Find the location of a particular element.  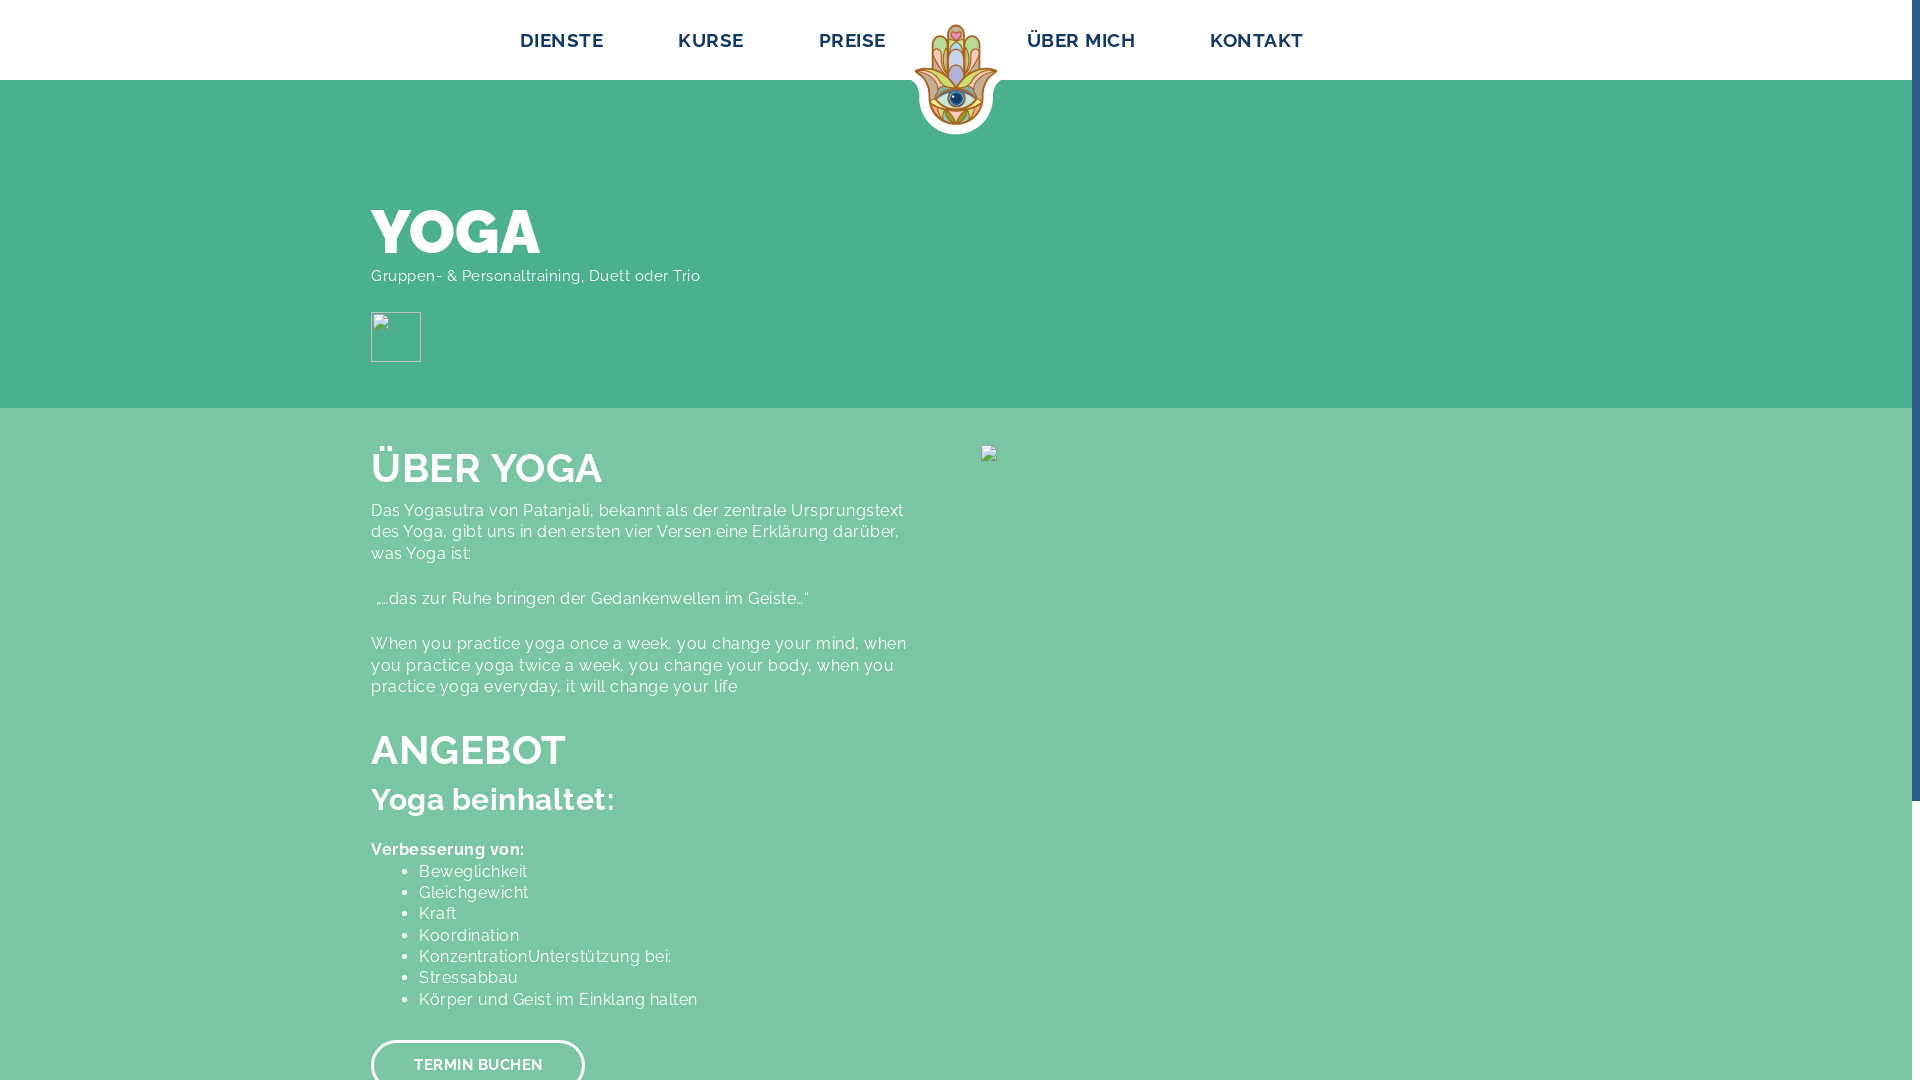

'PREISE' is located at coordinates (833, 41).